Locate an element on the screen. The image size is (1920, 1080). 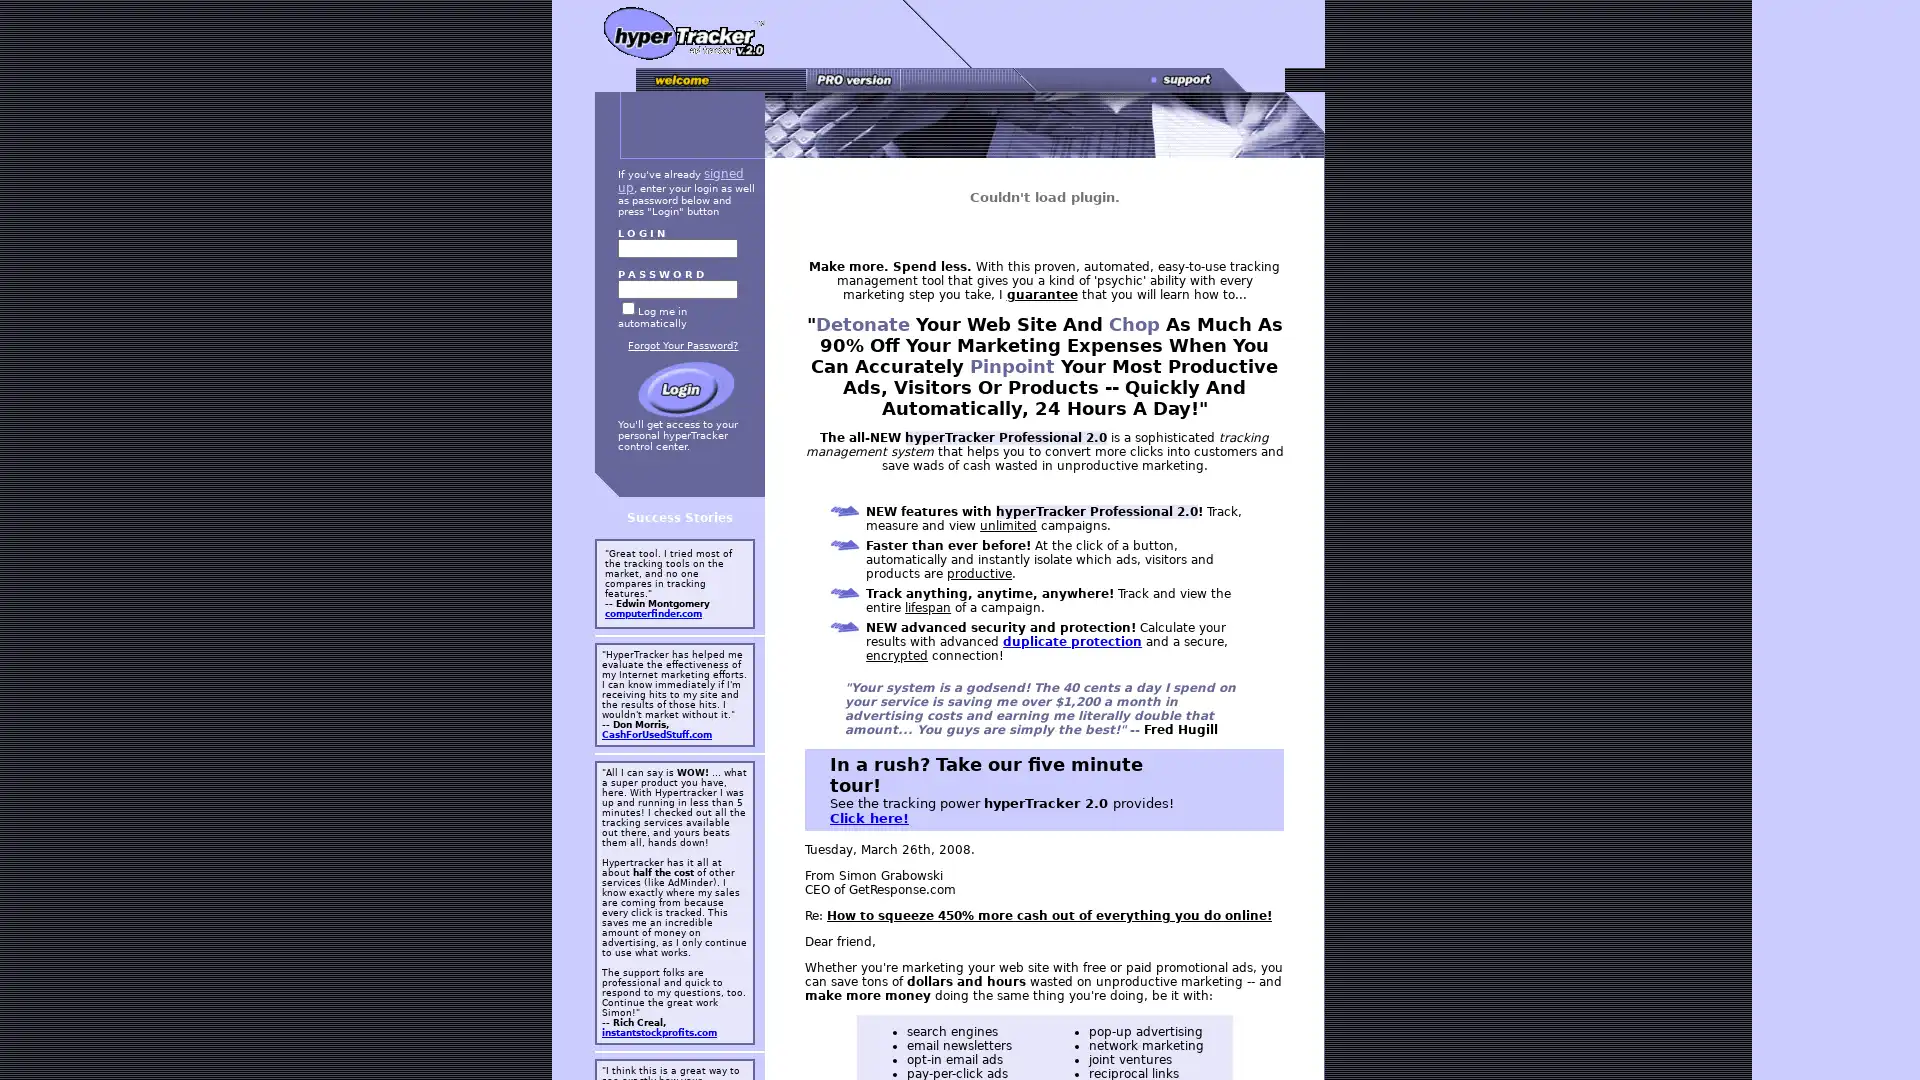
Submit is located at coordinates (687, 389).